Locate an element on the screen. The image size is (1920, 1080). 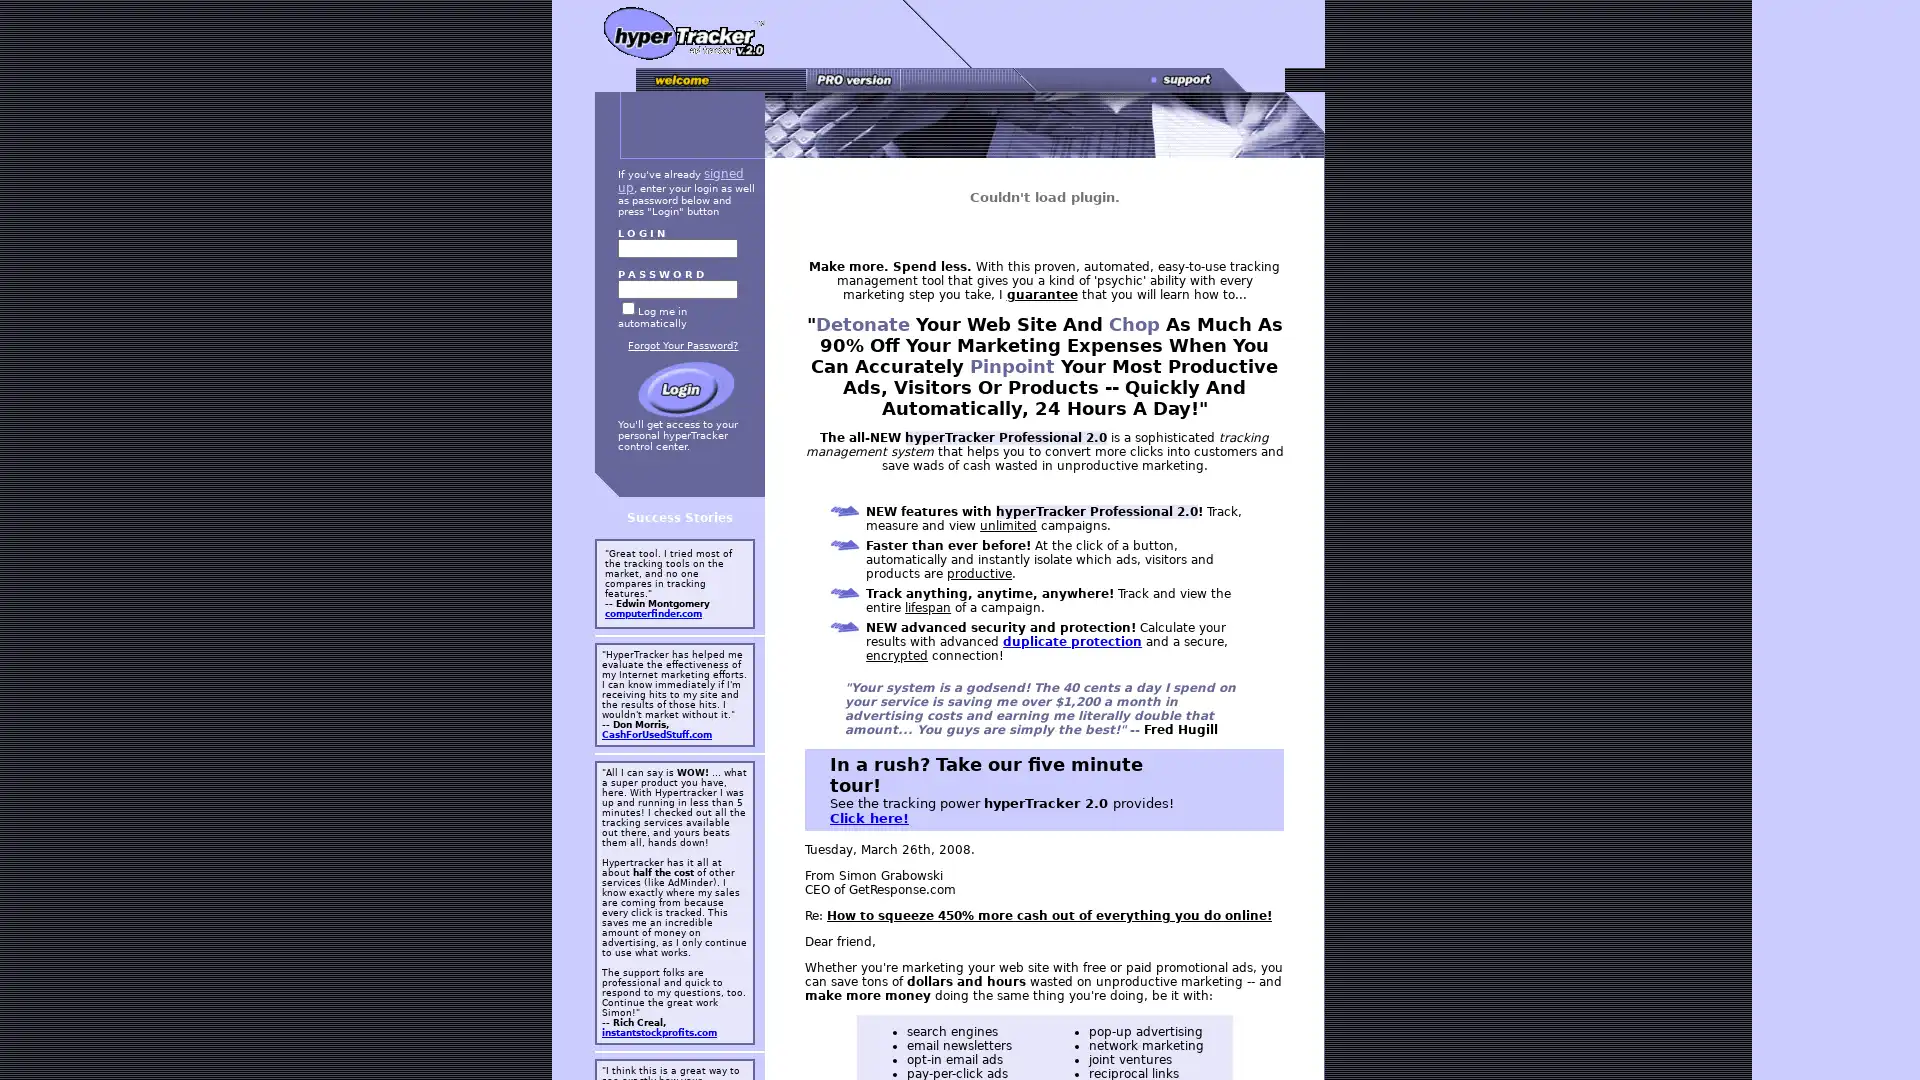
Submit is located at coordinates (687, 389).